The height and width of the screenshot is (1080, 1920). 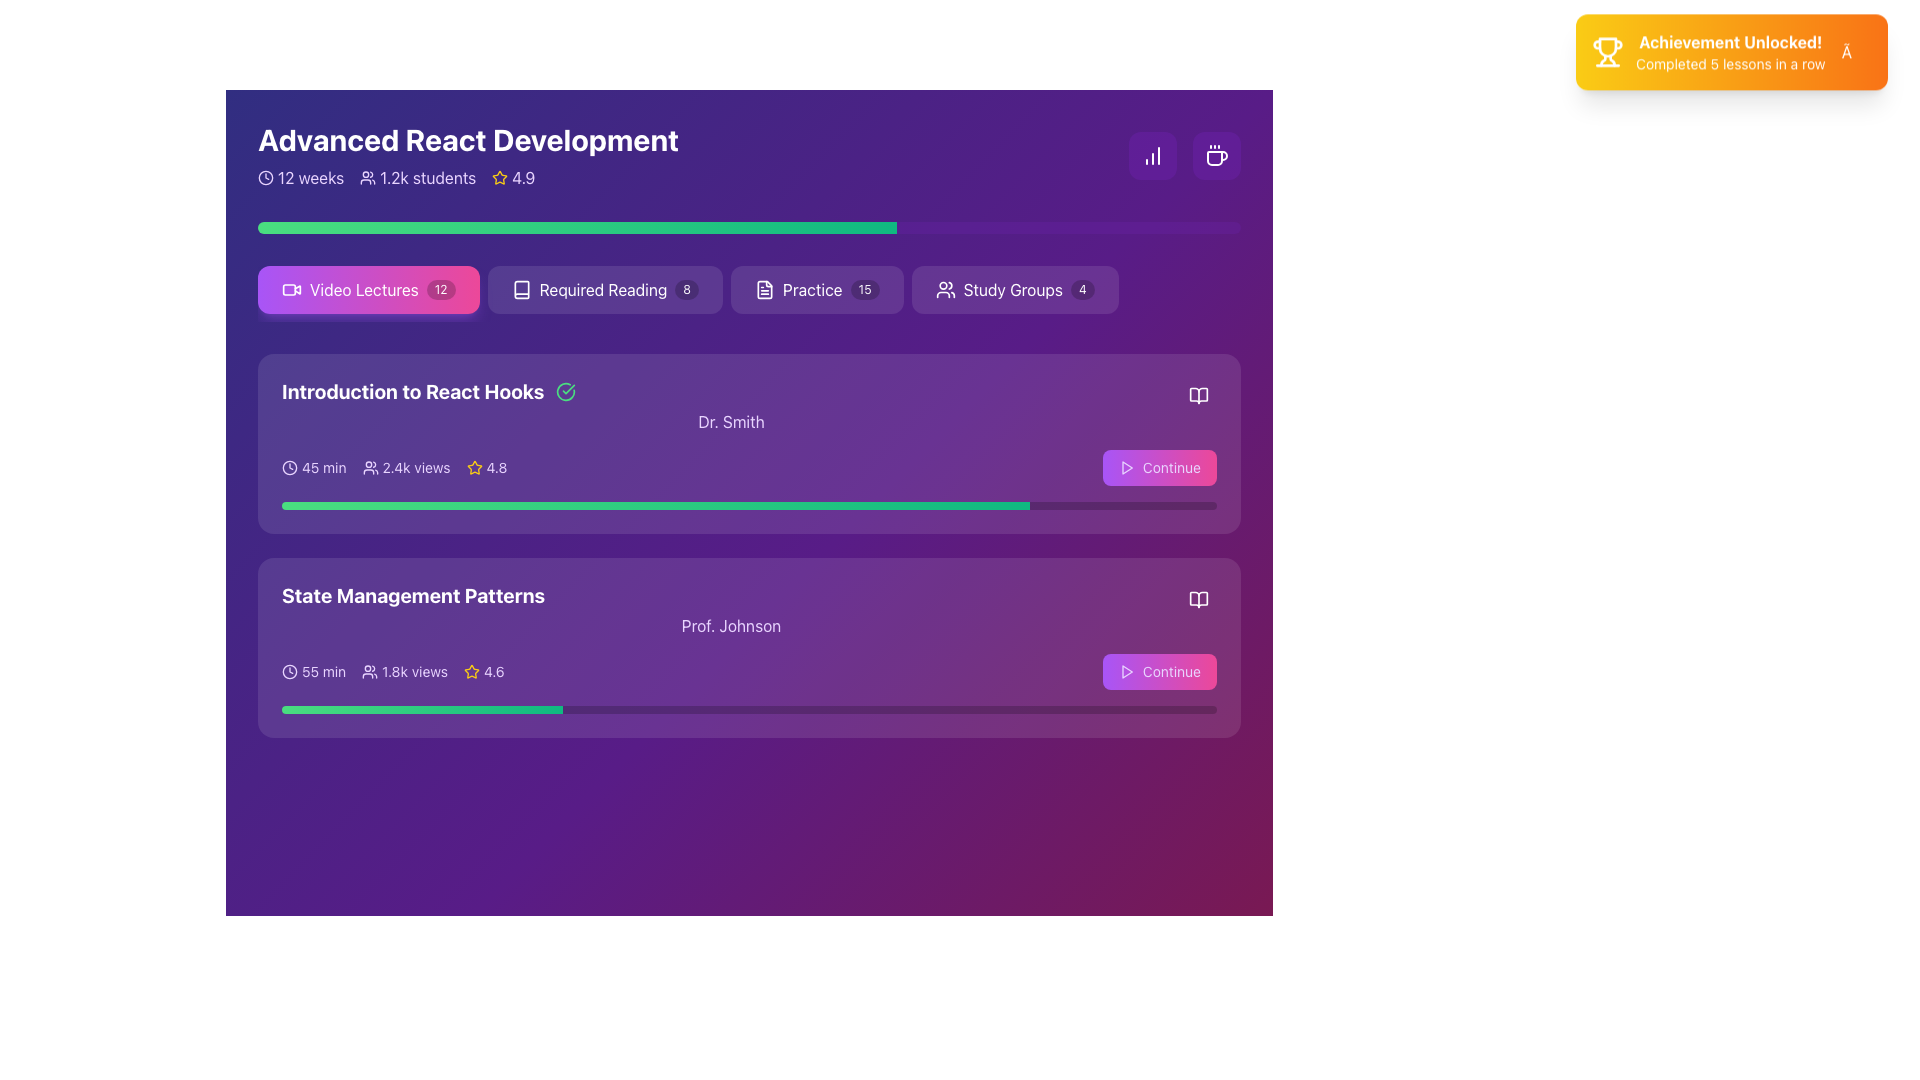 I want to click on the metadata bar displaying course information, so click(x=467, y=176).